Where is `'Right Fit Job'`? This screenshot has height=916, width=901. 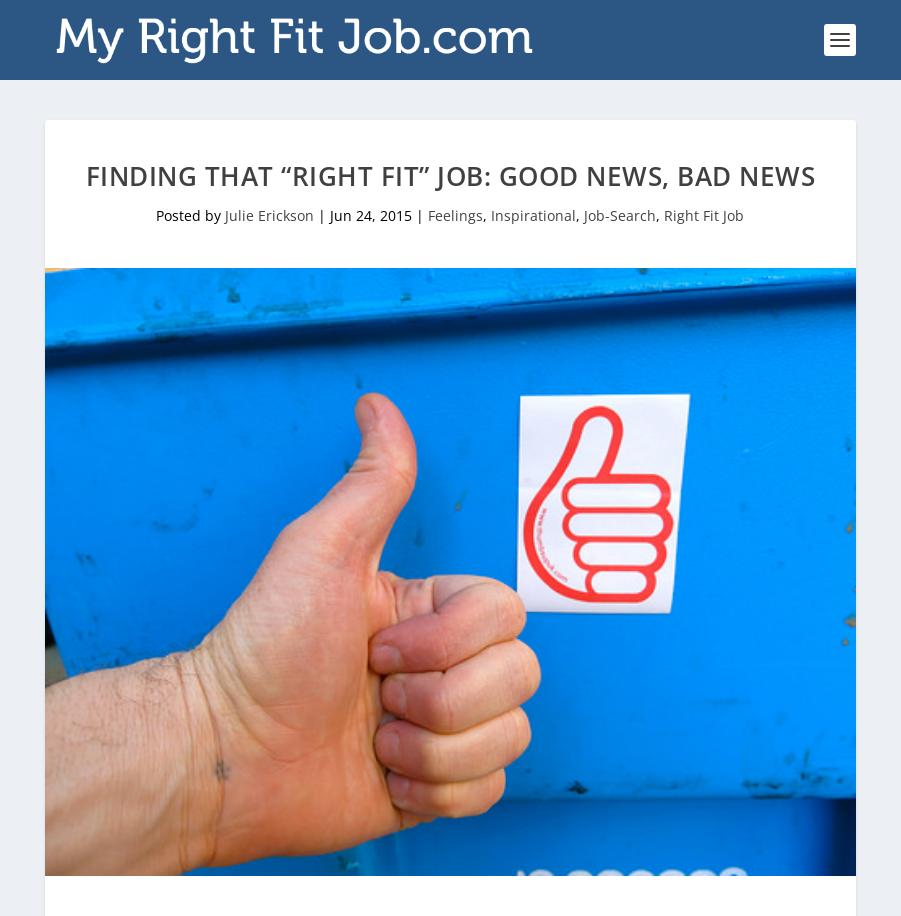 'Right Fit Job' is located at coordinates (704, 213).